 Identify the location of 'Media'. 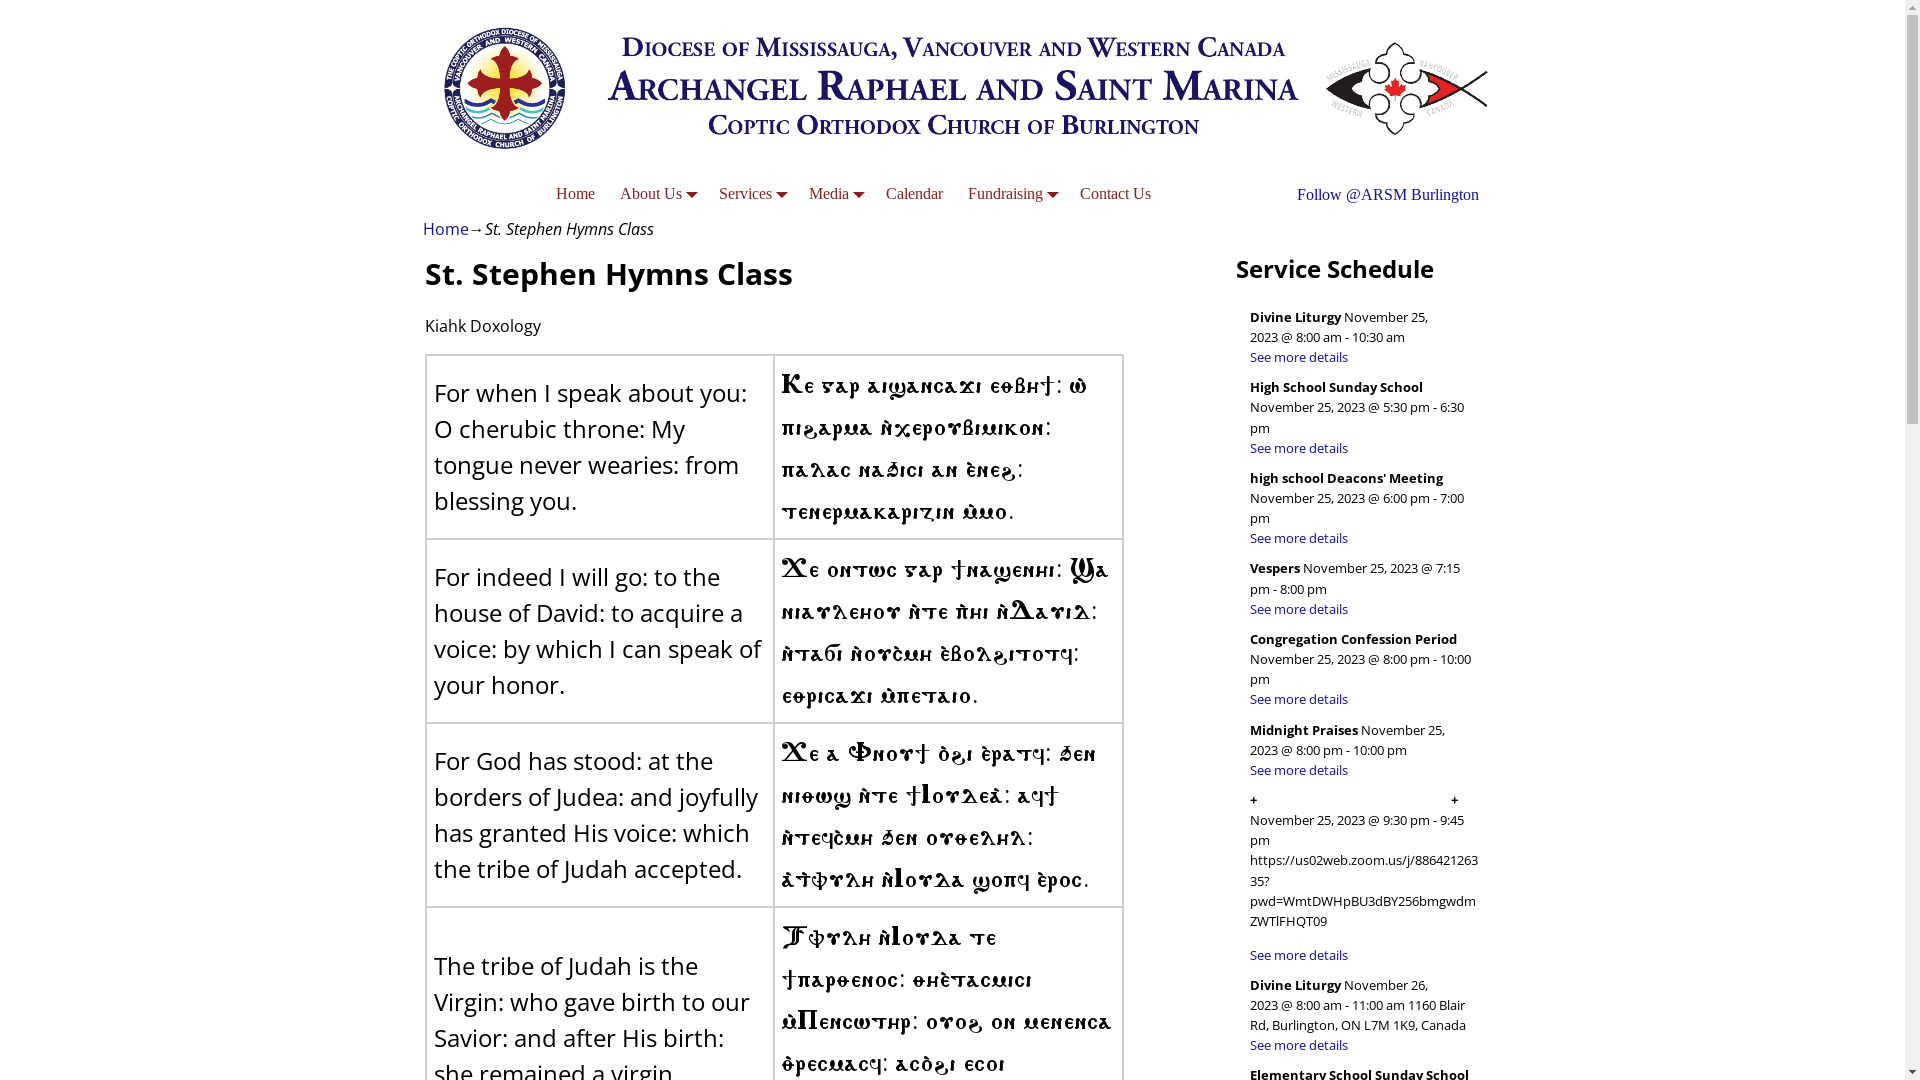
(835, 194).